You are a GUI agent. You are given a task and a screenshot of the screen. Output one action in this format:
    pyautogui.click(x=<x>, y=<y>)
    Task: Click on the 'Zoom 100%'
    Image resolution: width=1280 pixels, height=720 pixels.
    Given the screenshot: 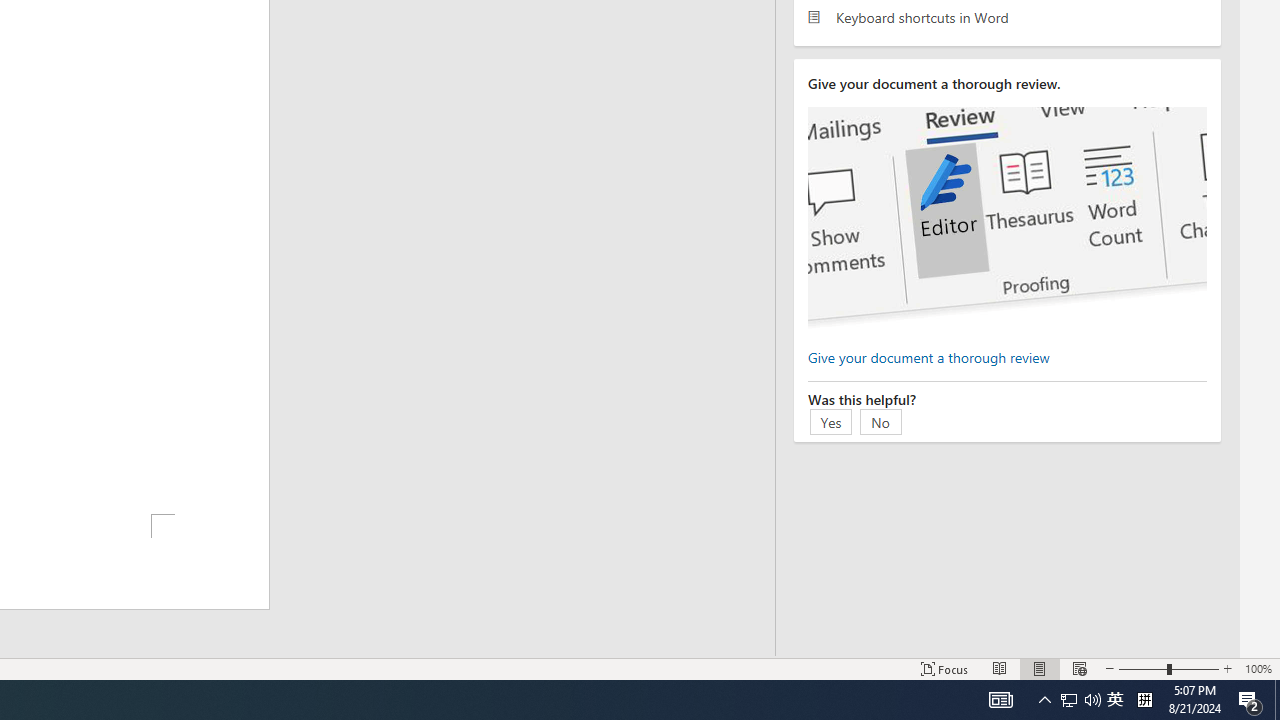 What is the action you would take?
    pyautogui.click(x=1257, y=669)
    